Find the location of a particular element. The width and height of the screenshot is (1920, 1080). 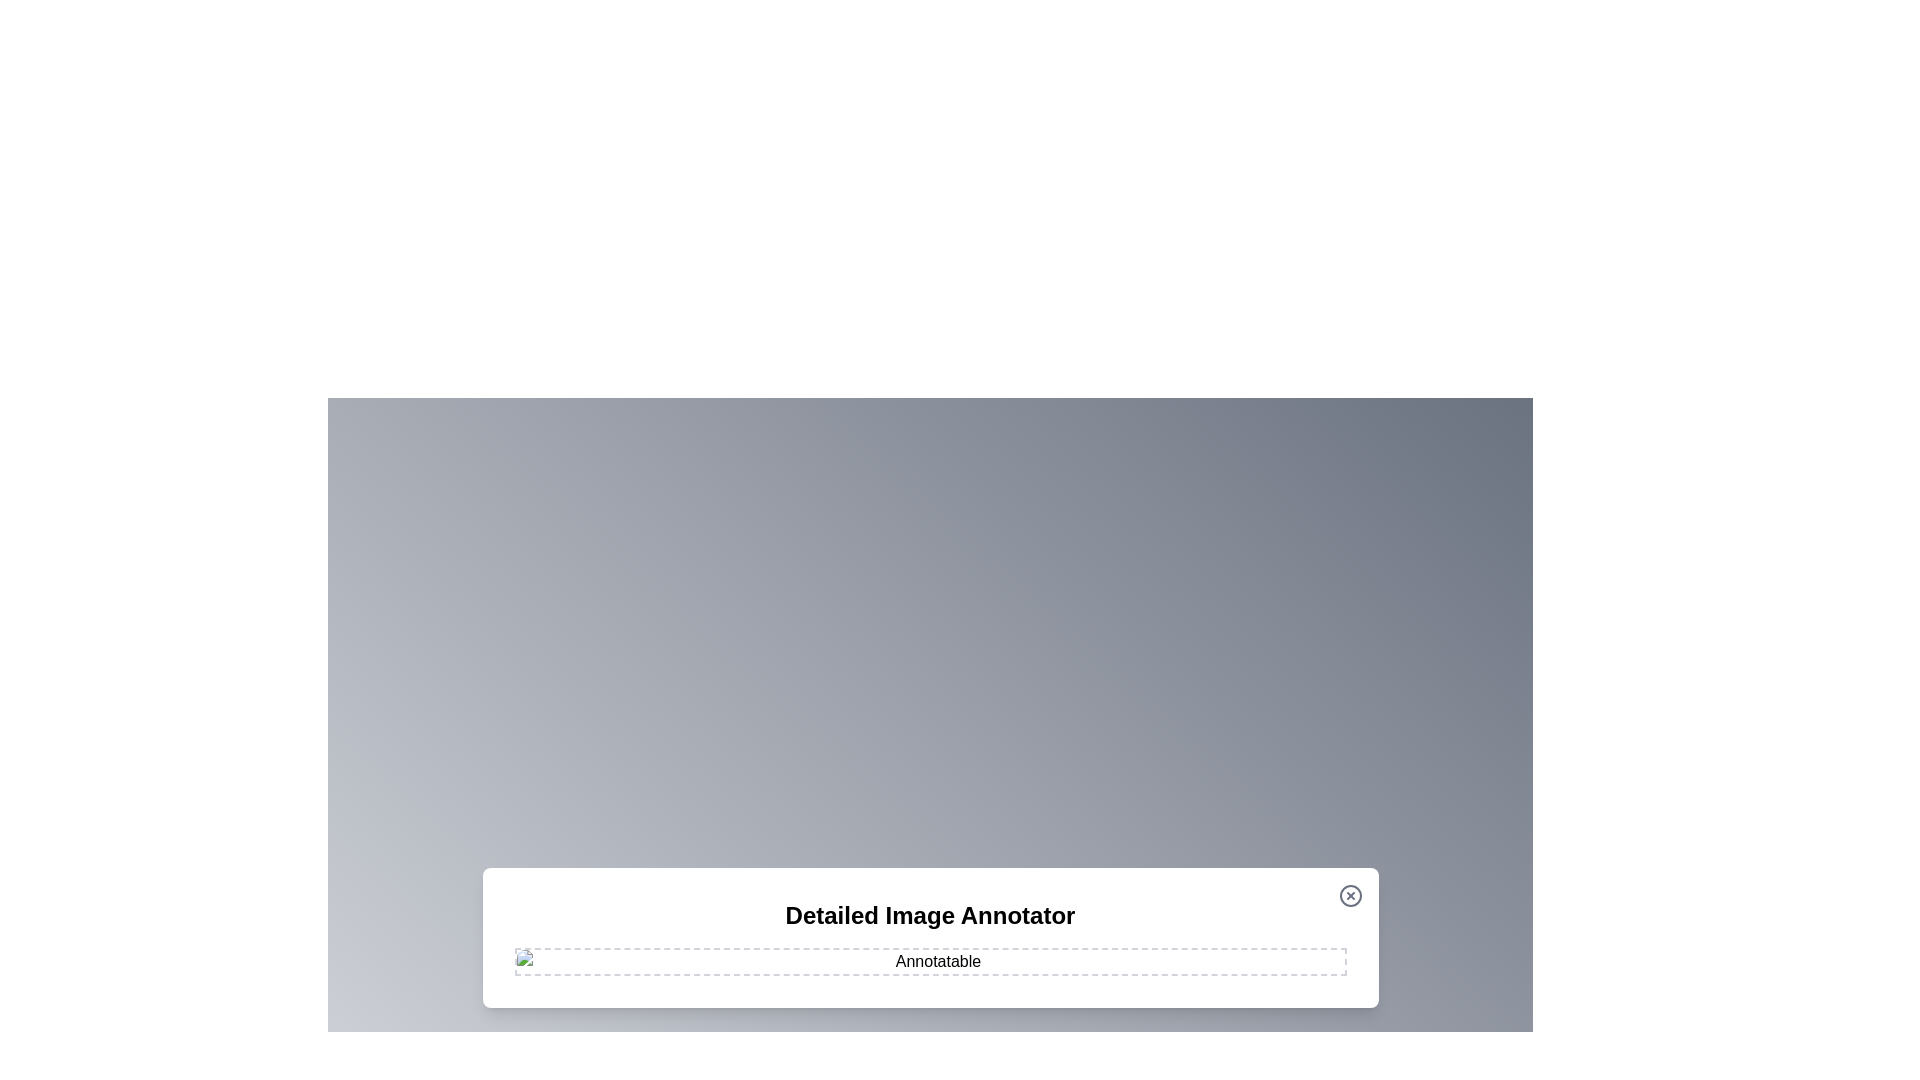

the image at coordinates (1237, 963) to add an annotation is located at coordinates (1236, 962).